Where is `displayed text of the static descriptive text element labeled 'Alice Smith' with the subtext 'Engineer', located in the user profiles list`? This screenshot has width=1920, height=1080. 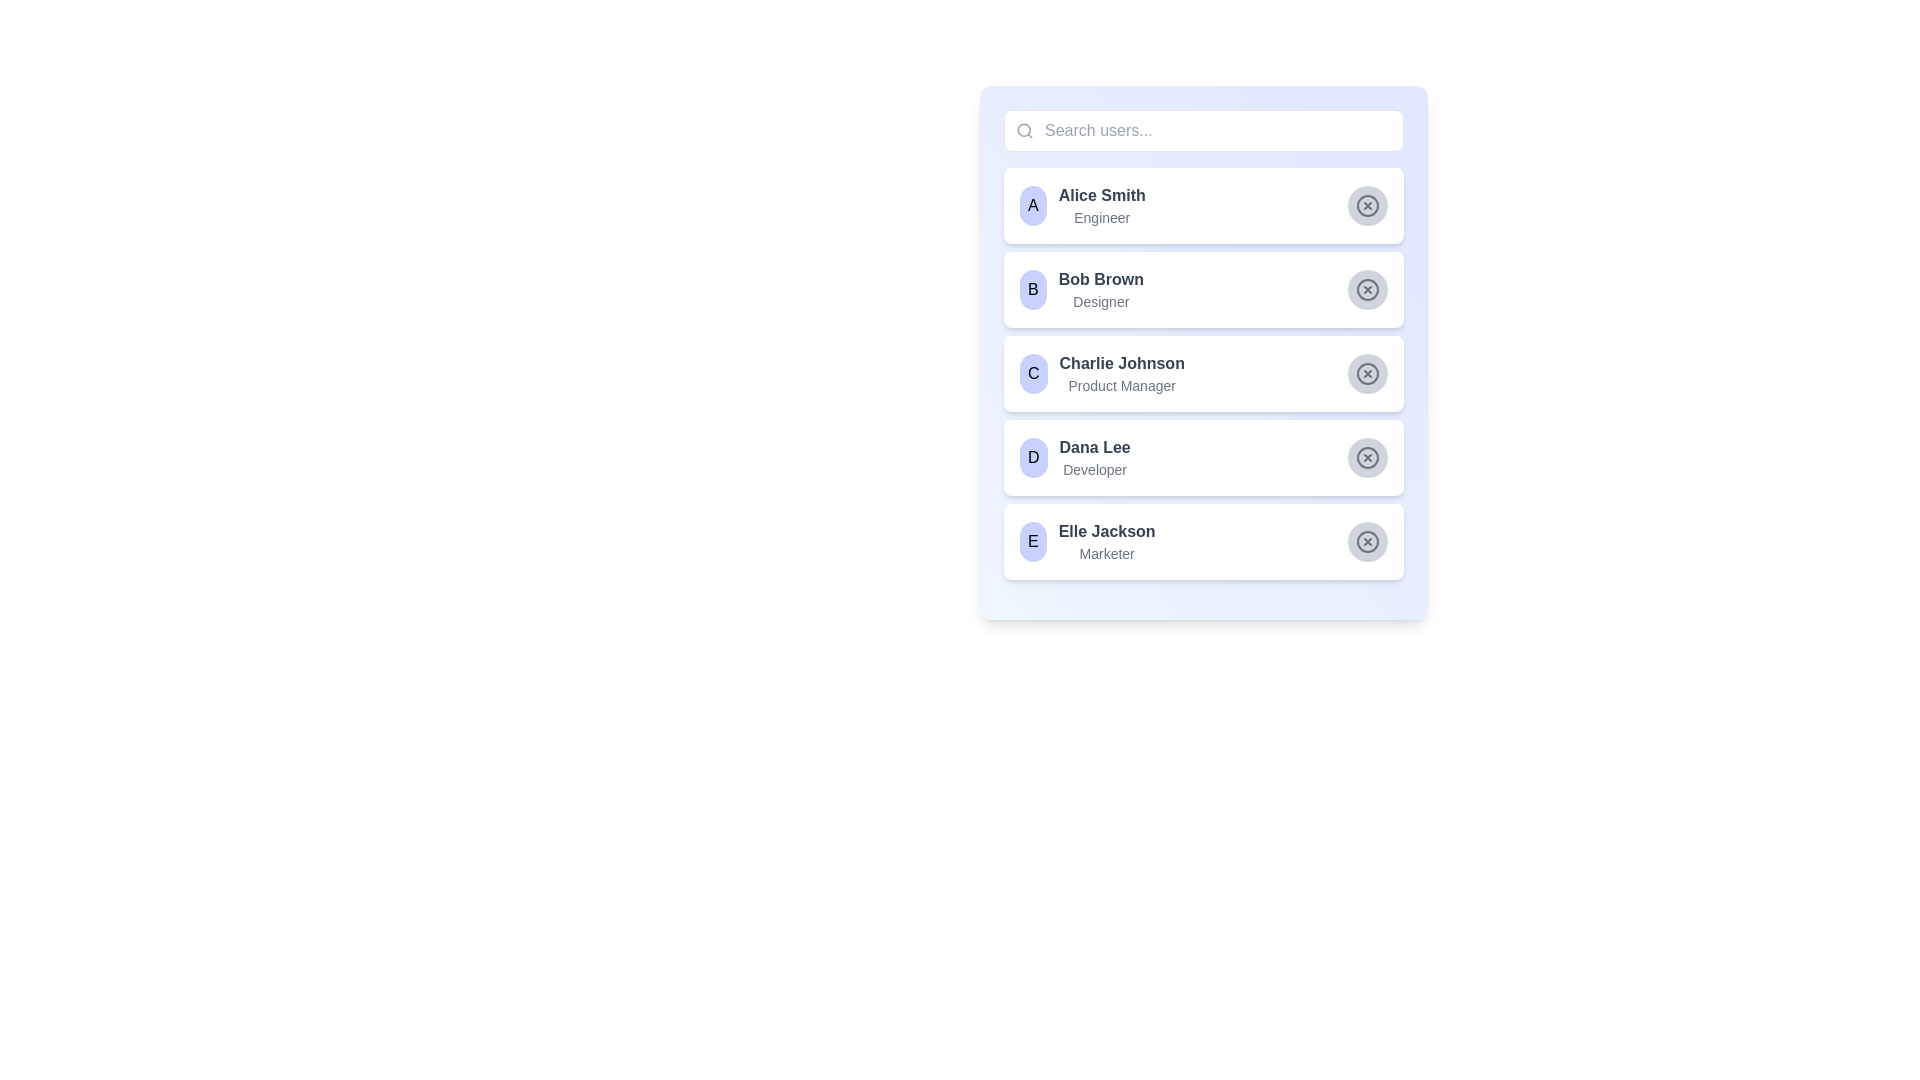 displayed text of the static descriptive text element labeled 'Alice Smith' with the subtext 'Engineer', located in the user profiles list is located at coordinates (1101, 205).